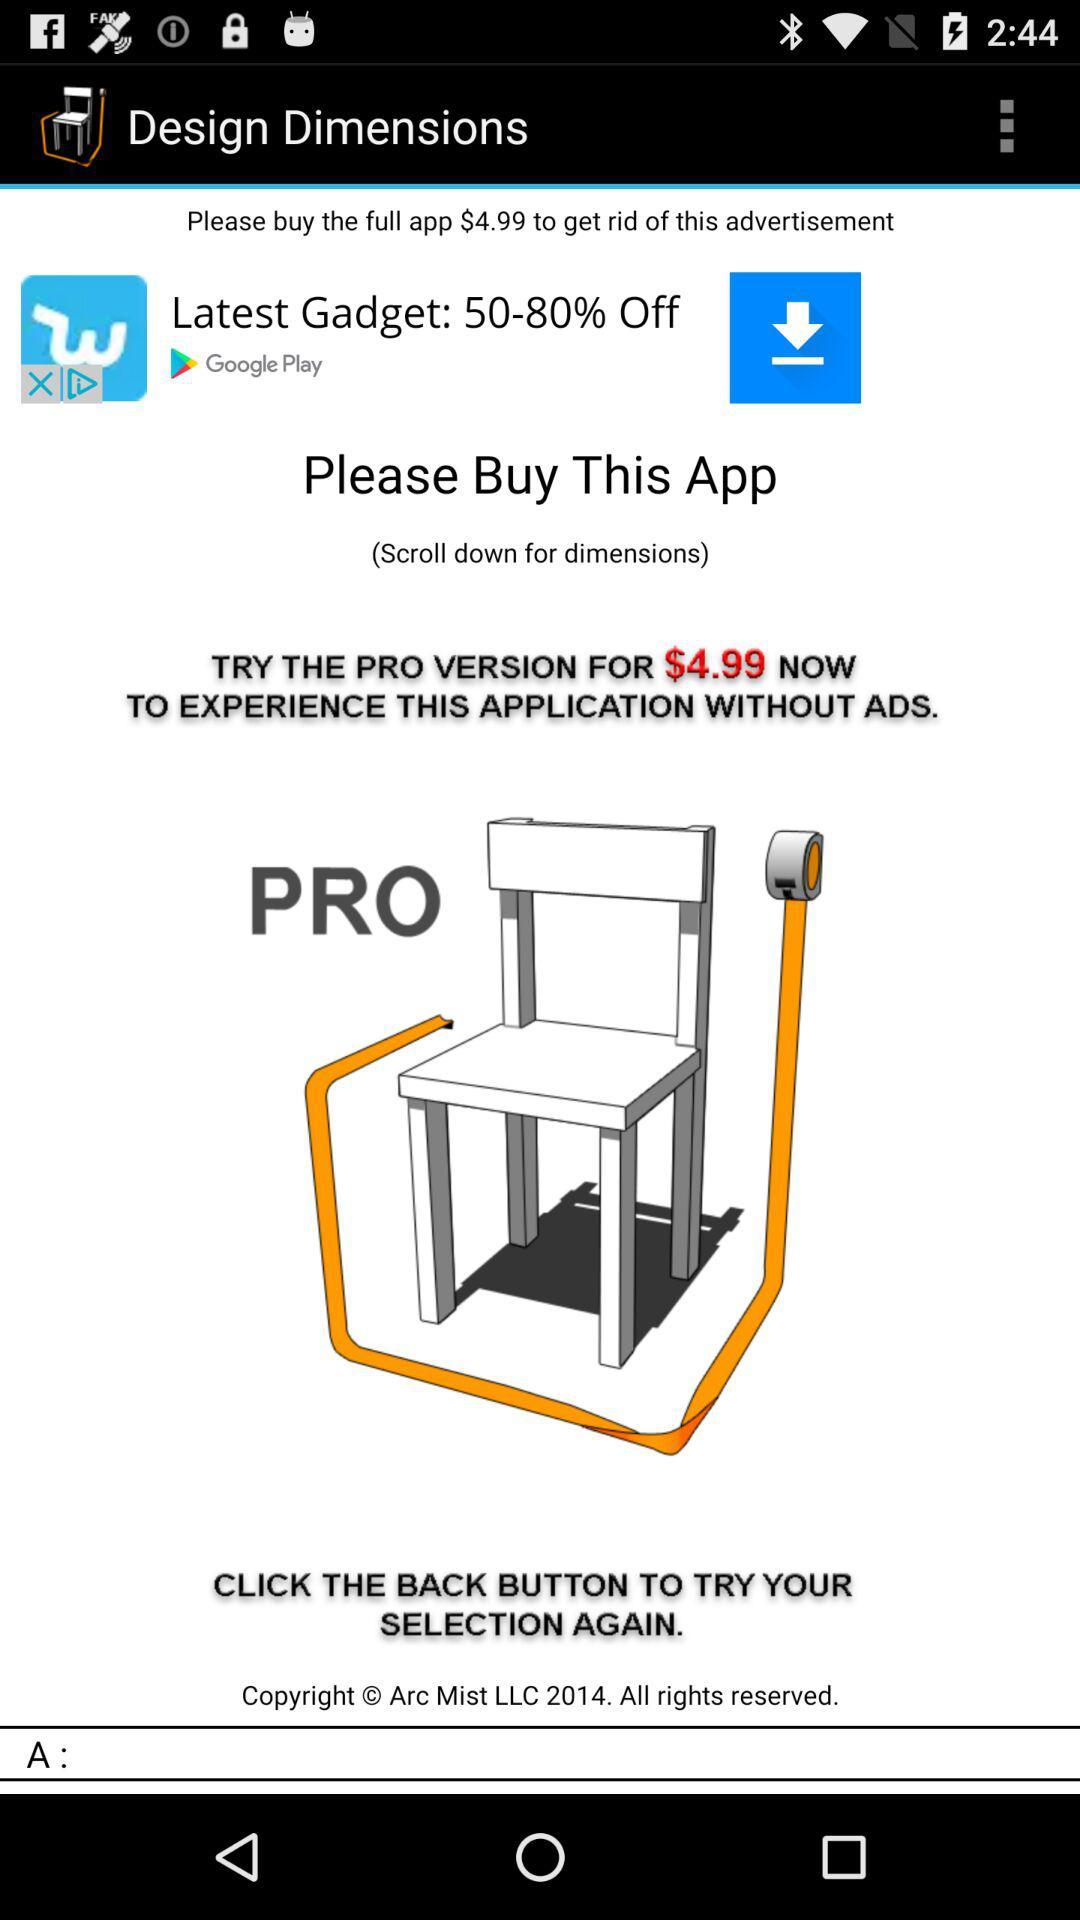 This screenshot has height=1920, width=1080. Describe the element at coordinates (1006, 124) in the screenshot. I see `icon to the right of the design dimensions` at that location.